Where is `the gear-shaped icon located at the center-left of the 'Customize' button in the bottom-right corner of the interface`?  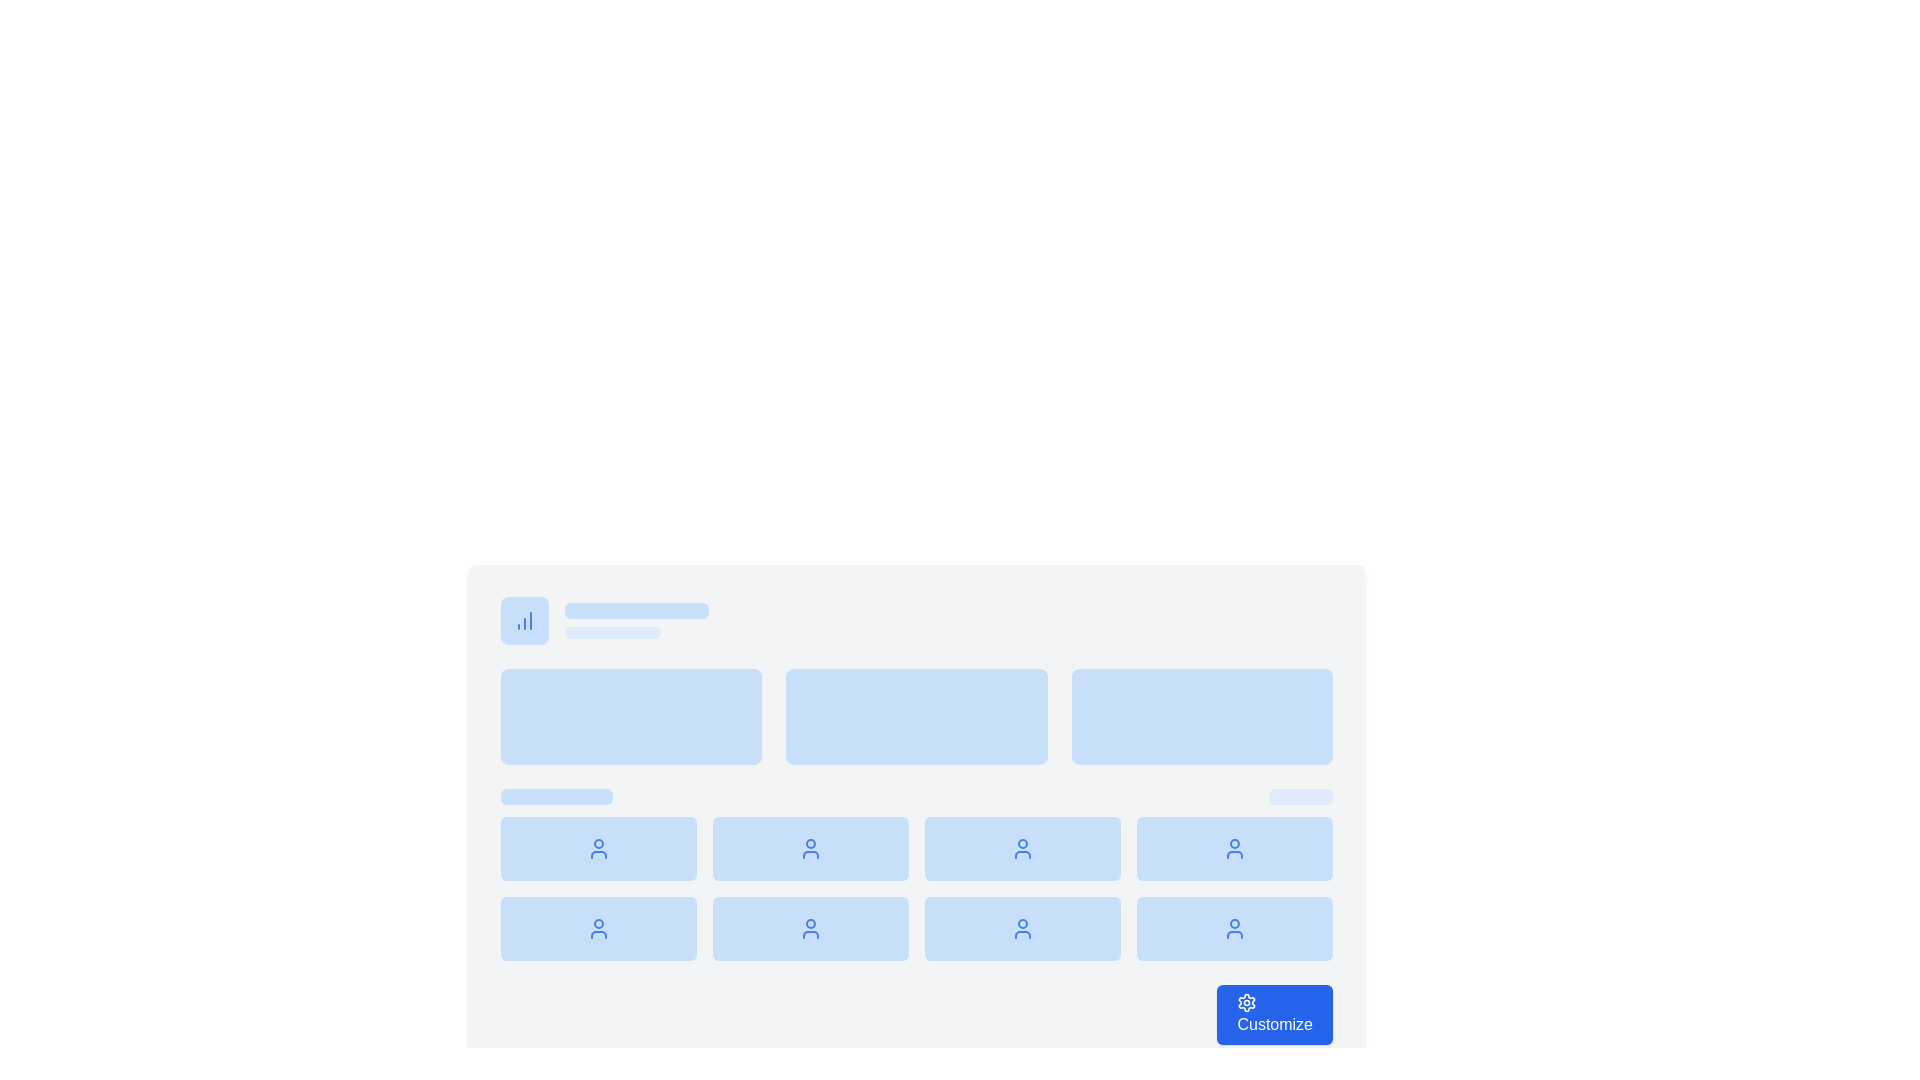
the gear-shaped icon located at the center-left of the 'Customize' button in the bottom-right corner of the interface is located at coordinates (1246, 1002).